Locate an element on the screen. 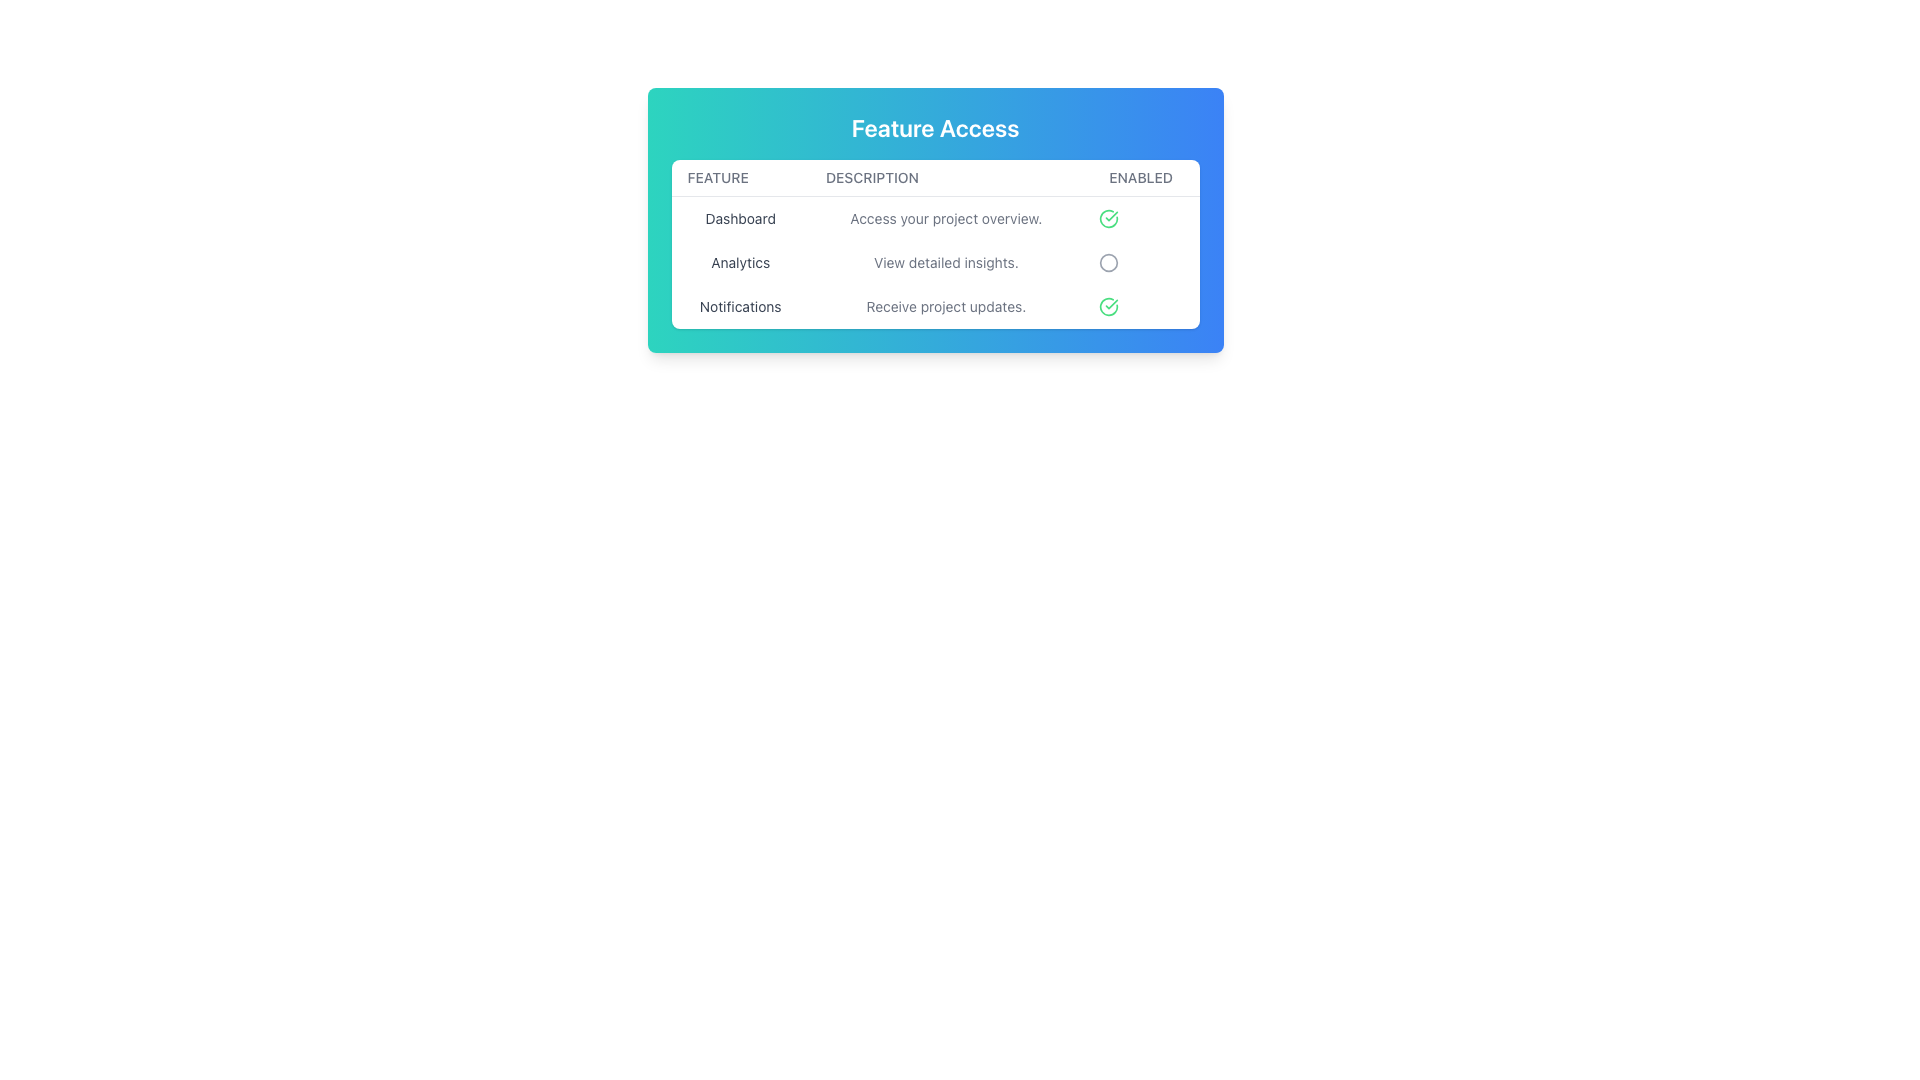 Image resolution: width=1920 pixels, height=1080 pixels. the interactive checkbox located in the 'ENABLED' column adjacent to the 'Analytics' row is located at coordinates (1141, 261).